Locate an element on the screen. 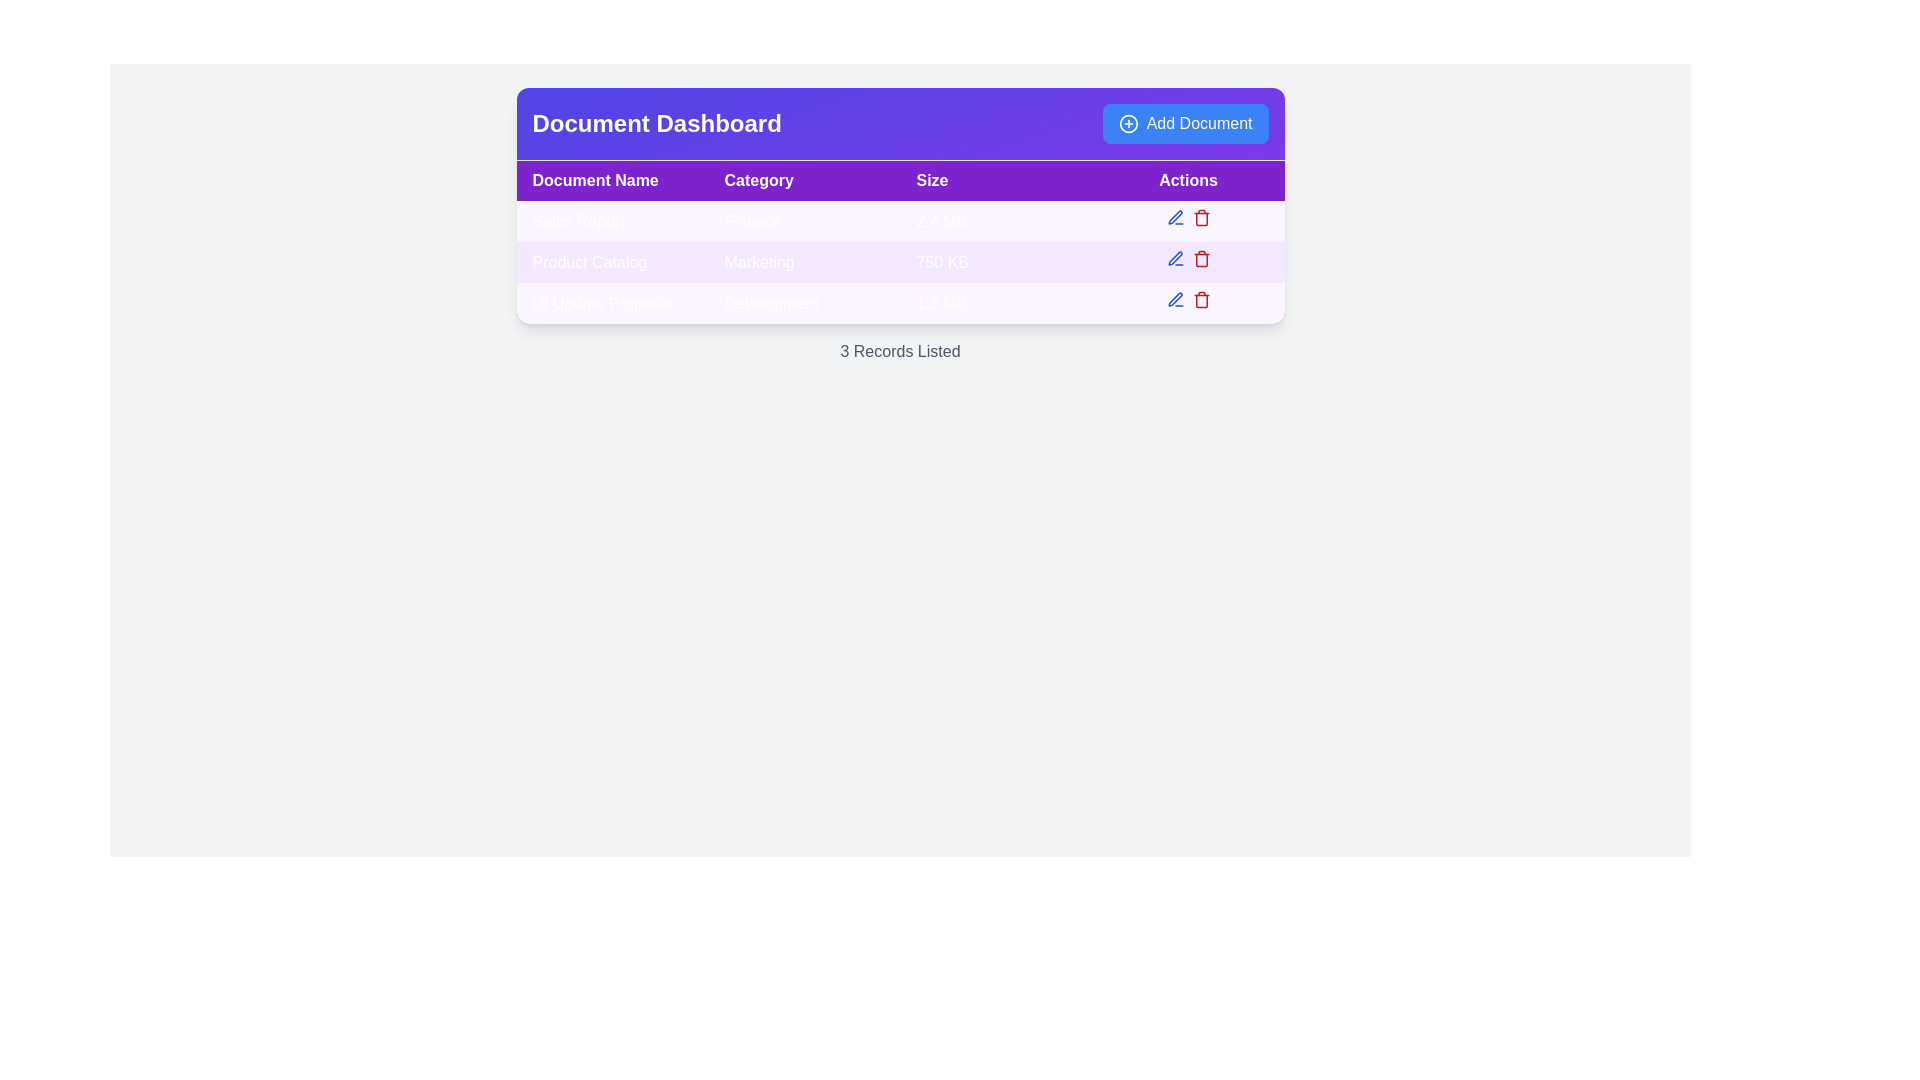 The image size is (1920, 1080). the second row of the document table is located at coordinates (899, 261).